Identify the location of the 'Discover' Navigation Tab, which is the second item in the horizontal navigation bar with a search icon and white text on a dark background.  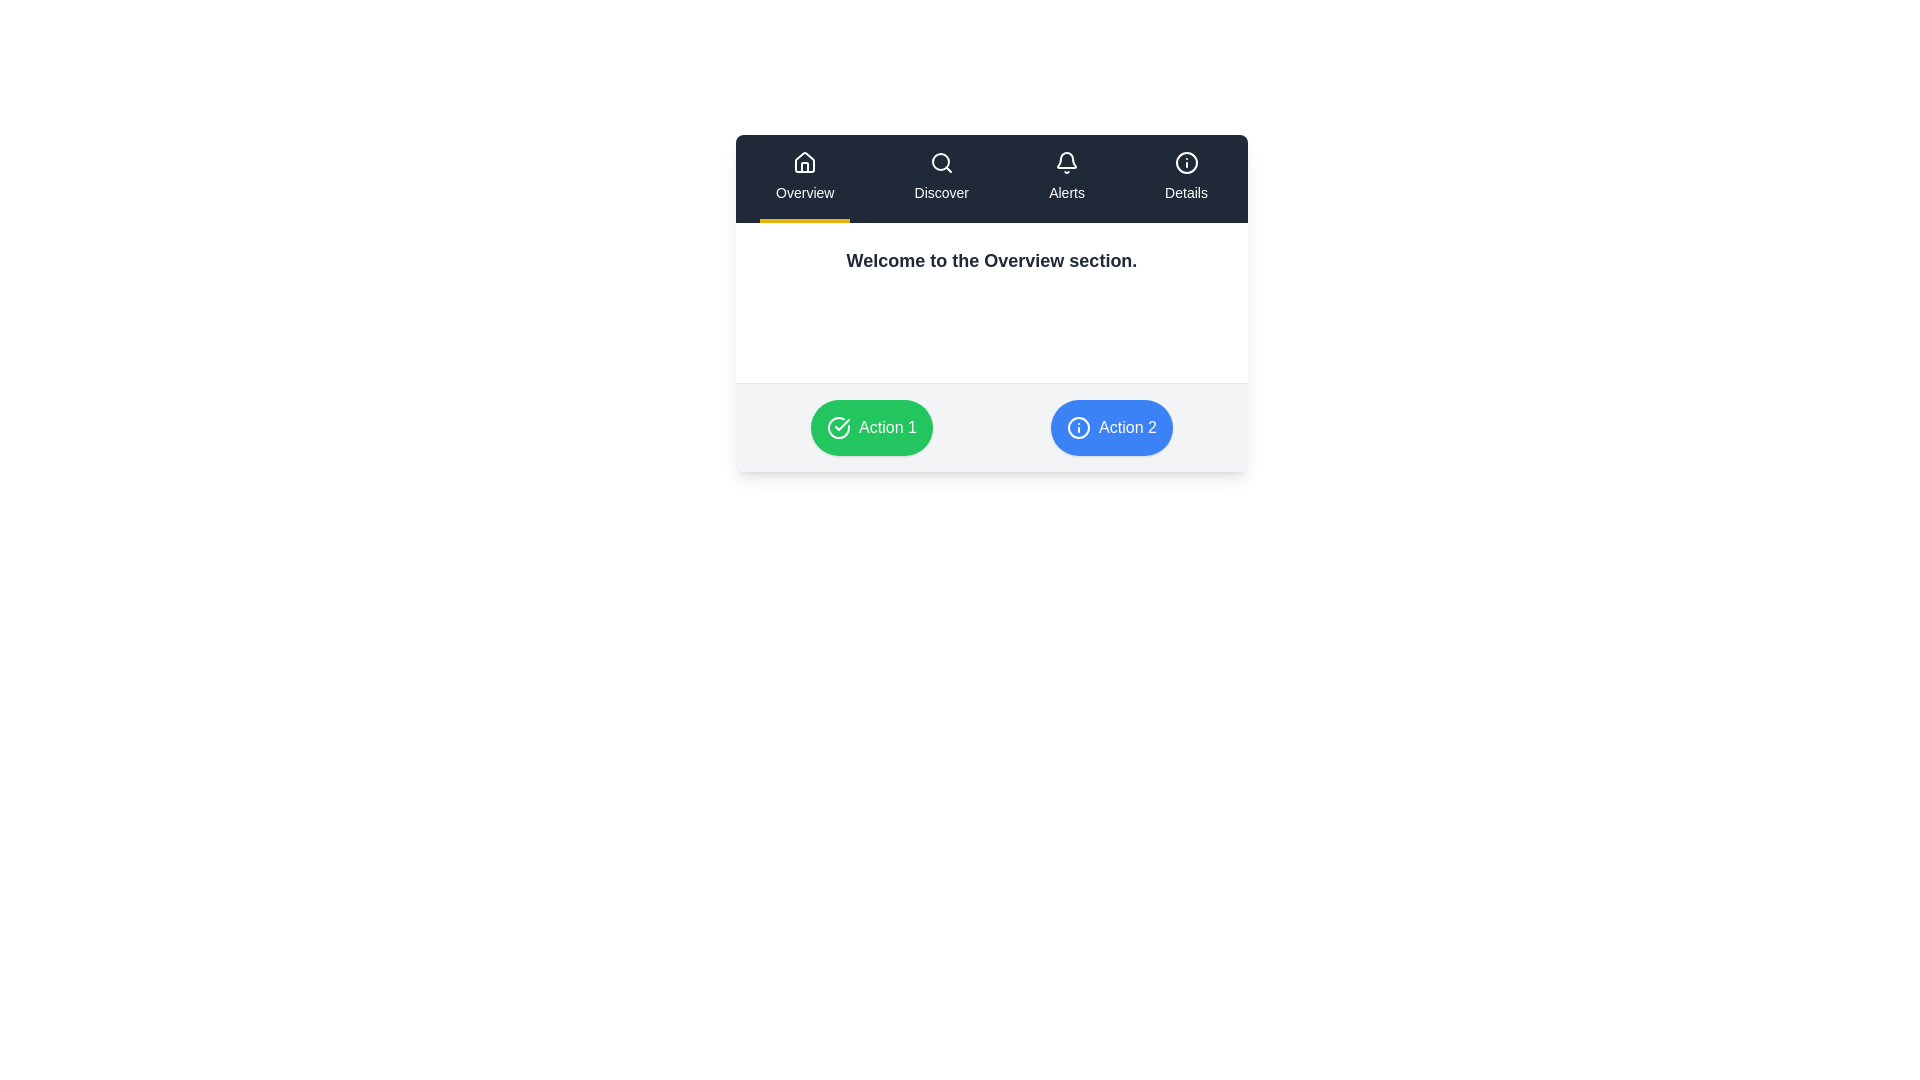
(940, 177).